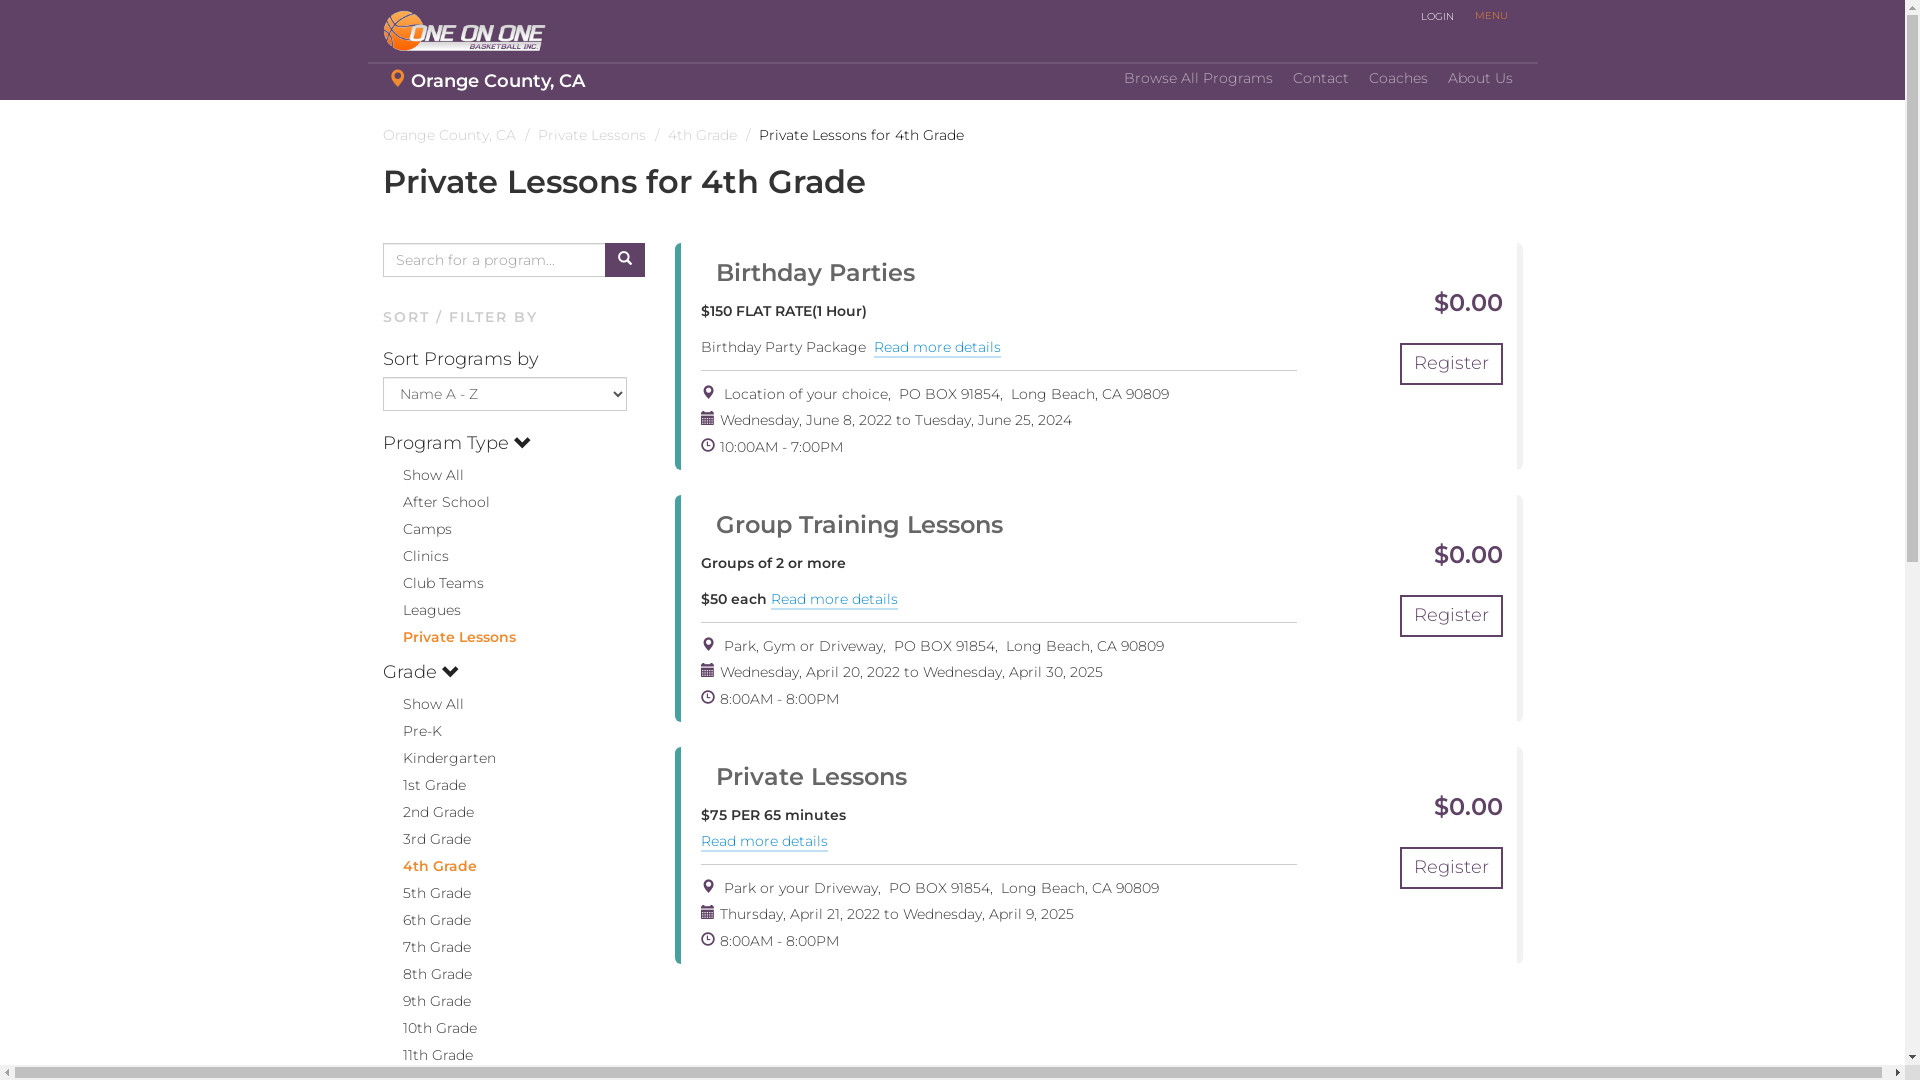  I want to click on '11th Grade', so click(426, 1054).